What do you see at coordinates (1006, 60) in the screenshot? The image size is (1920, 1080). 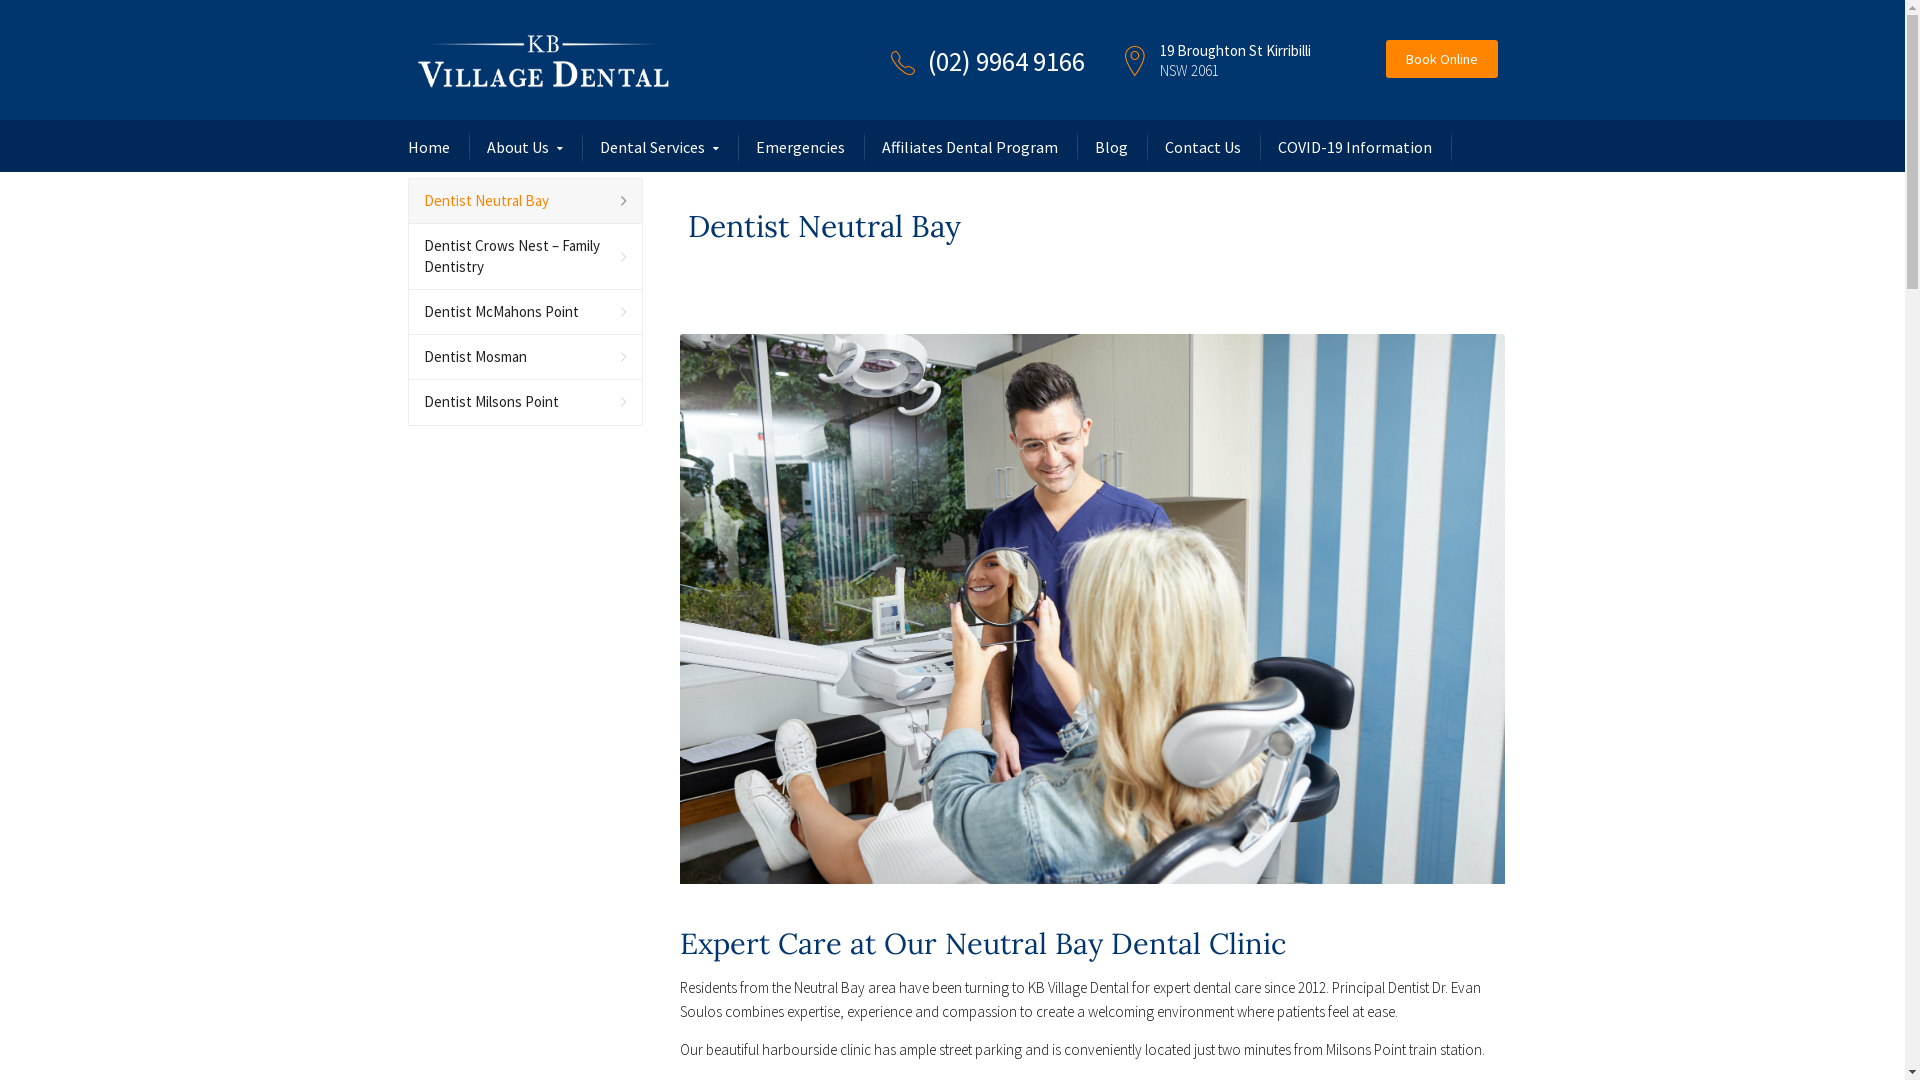 I see `'(02) 9964 9166'` at bounding box center [1006, 60].